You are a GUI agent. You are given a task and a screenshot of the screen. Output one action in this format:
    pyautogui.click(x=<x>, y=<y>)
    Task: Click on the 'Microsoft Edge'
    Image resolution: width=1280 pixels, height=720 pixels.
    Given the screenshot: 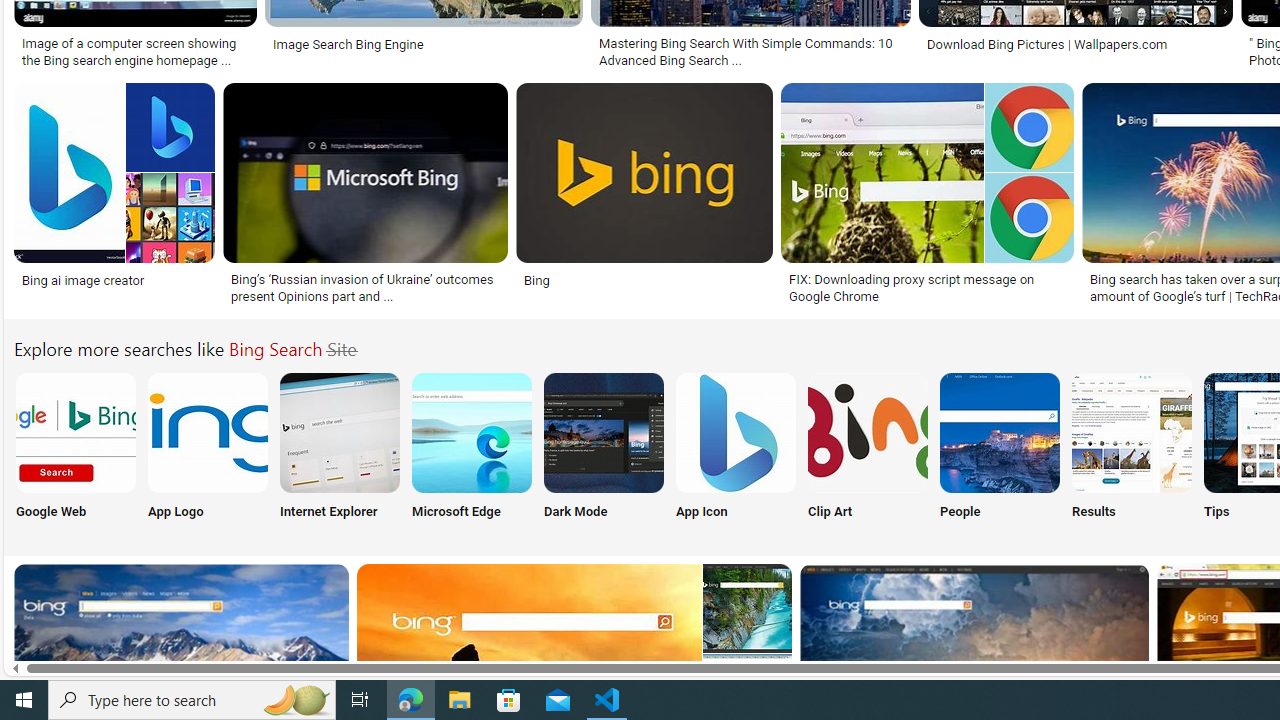 What is the action you would take?
    pyautogui.click(x=471, y=450)
    